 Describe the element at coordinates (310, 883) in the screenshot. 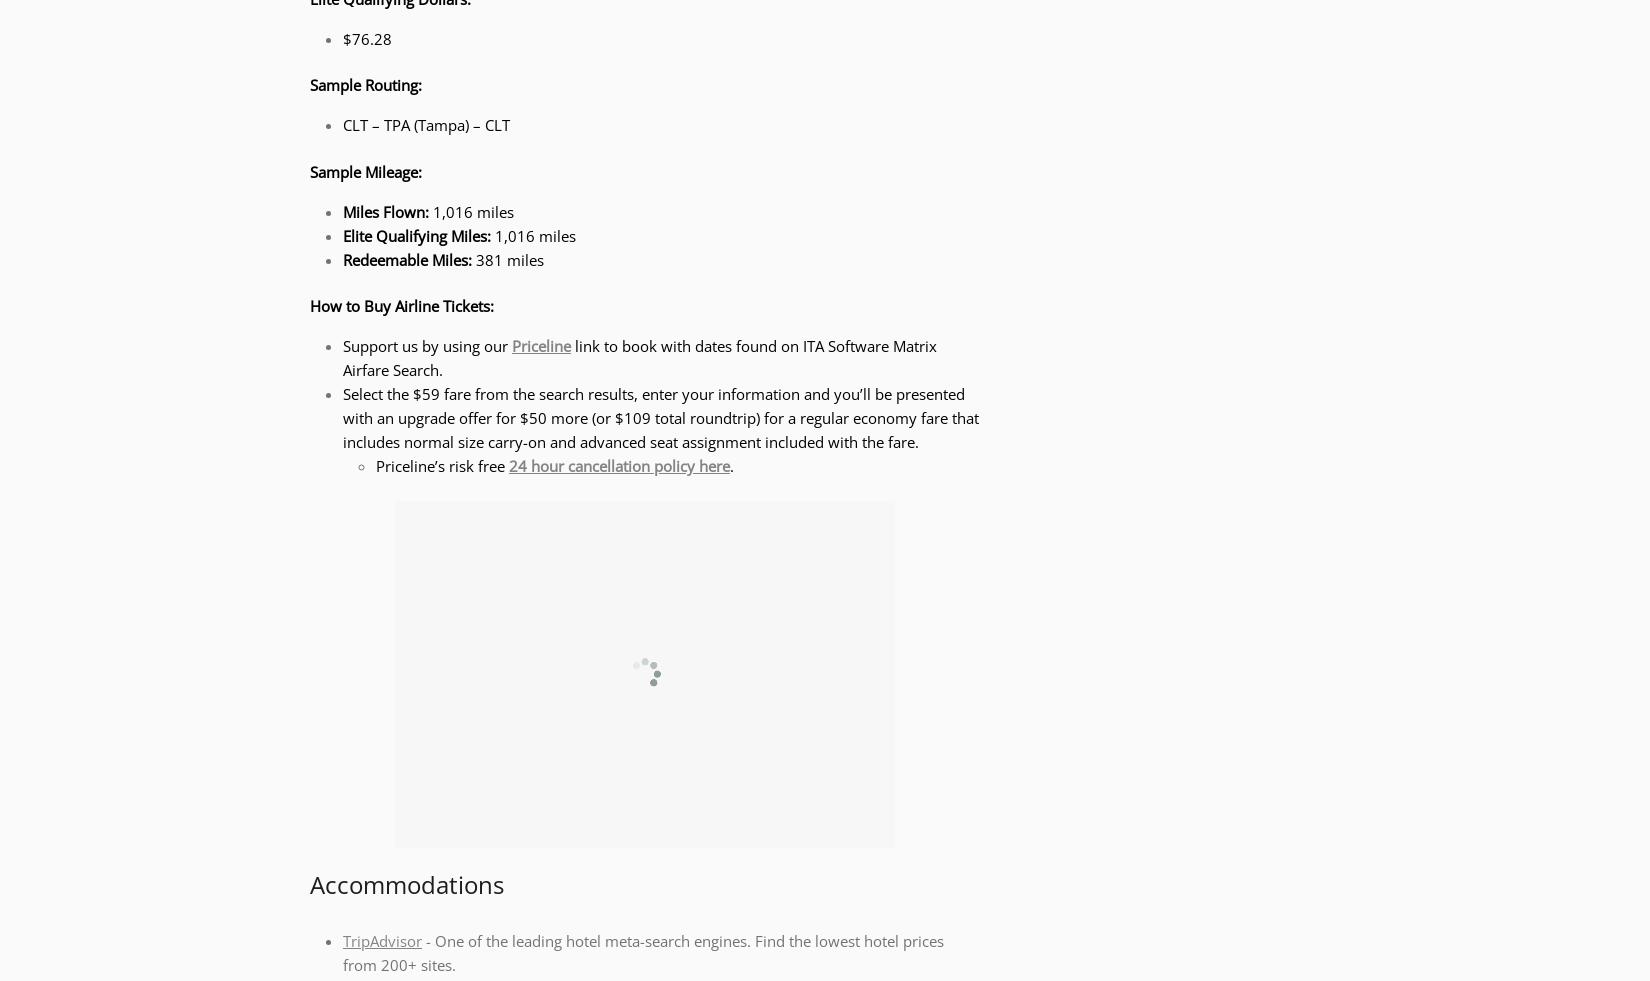

I see `'Accommodations'` at that location.